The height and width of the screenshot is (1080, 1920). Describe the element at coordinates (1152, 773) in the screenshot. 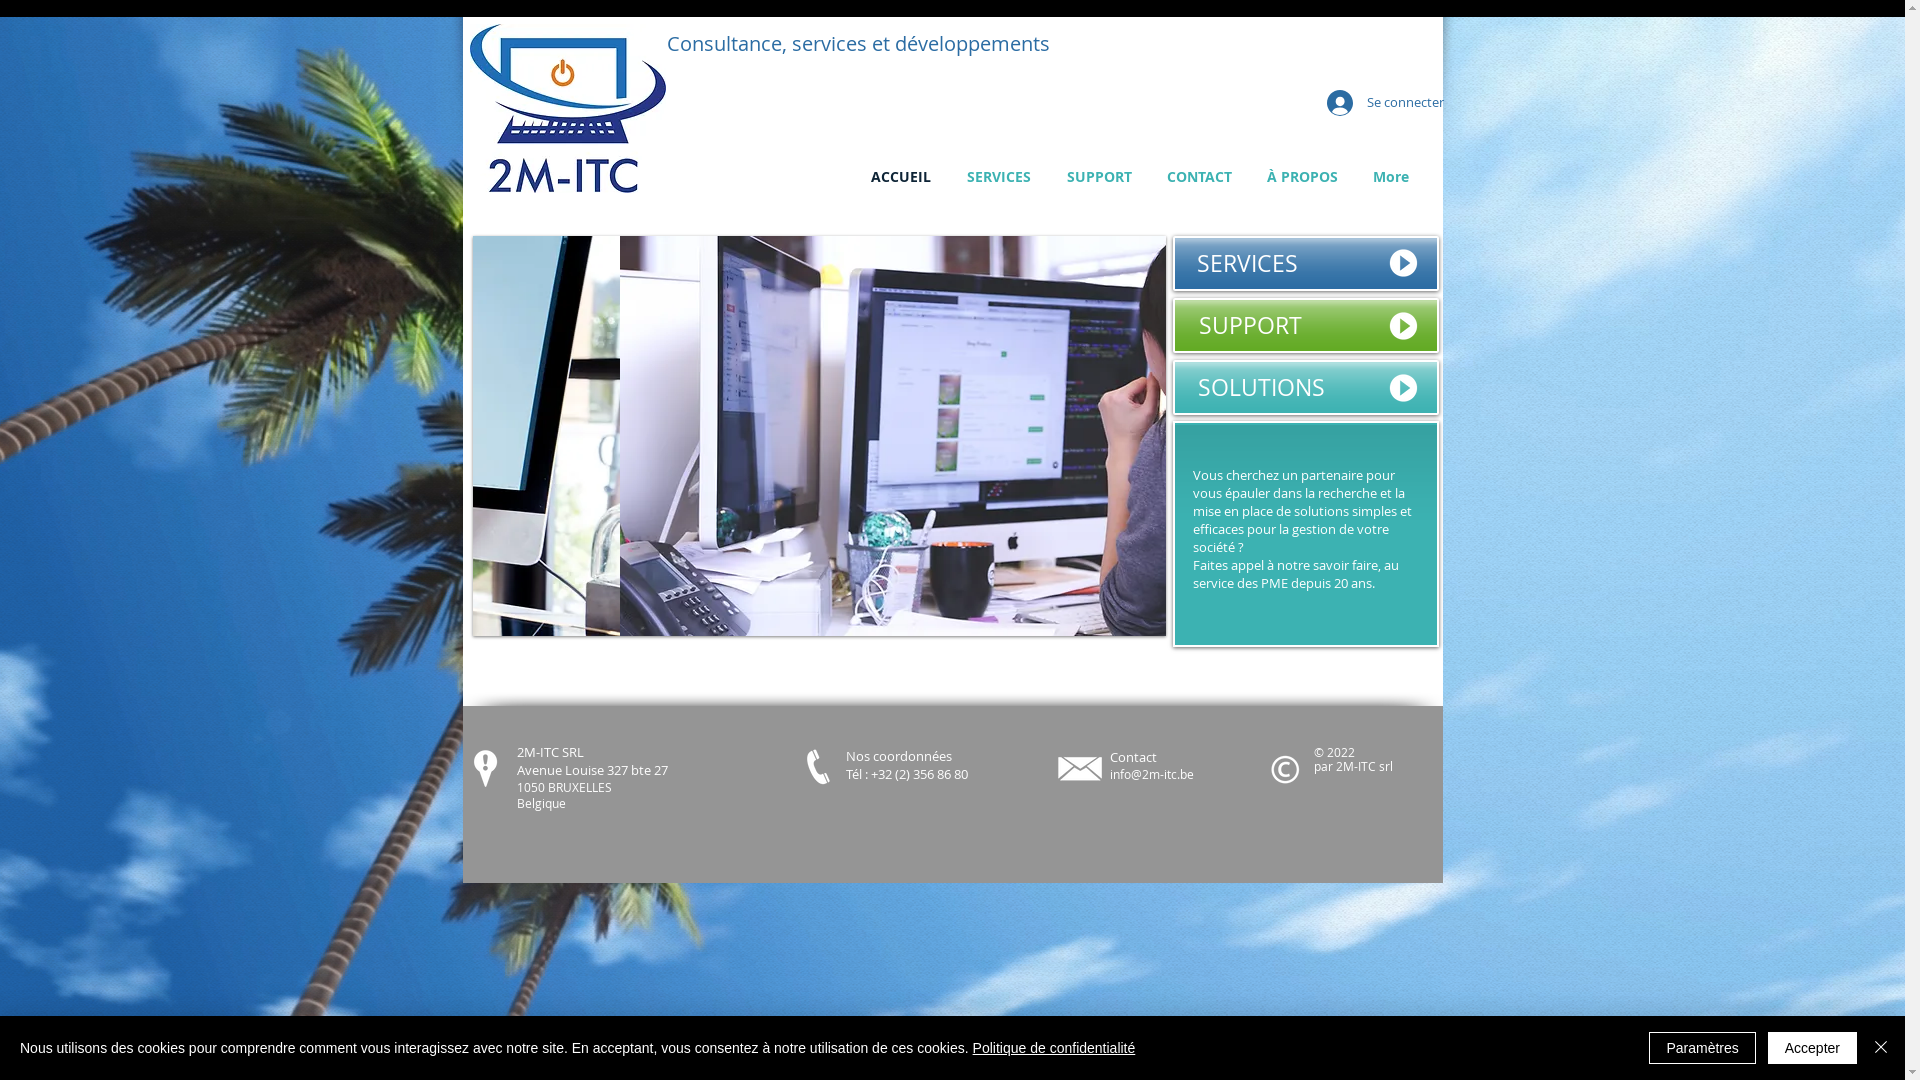

I see `'info@2m-itc.be'` at that location.